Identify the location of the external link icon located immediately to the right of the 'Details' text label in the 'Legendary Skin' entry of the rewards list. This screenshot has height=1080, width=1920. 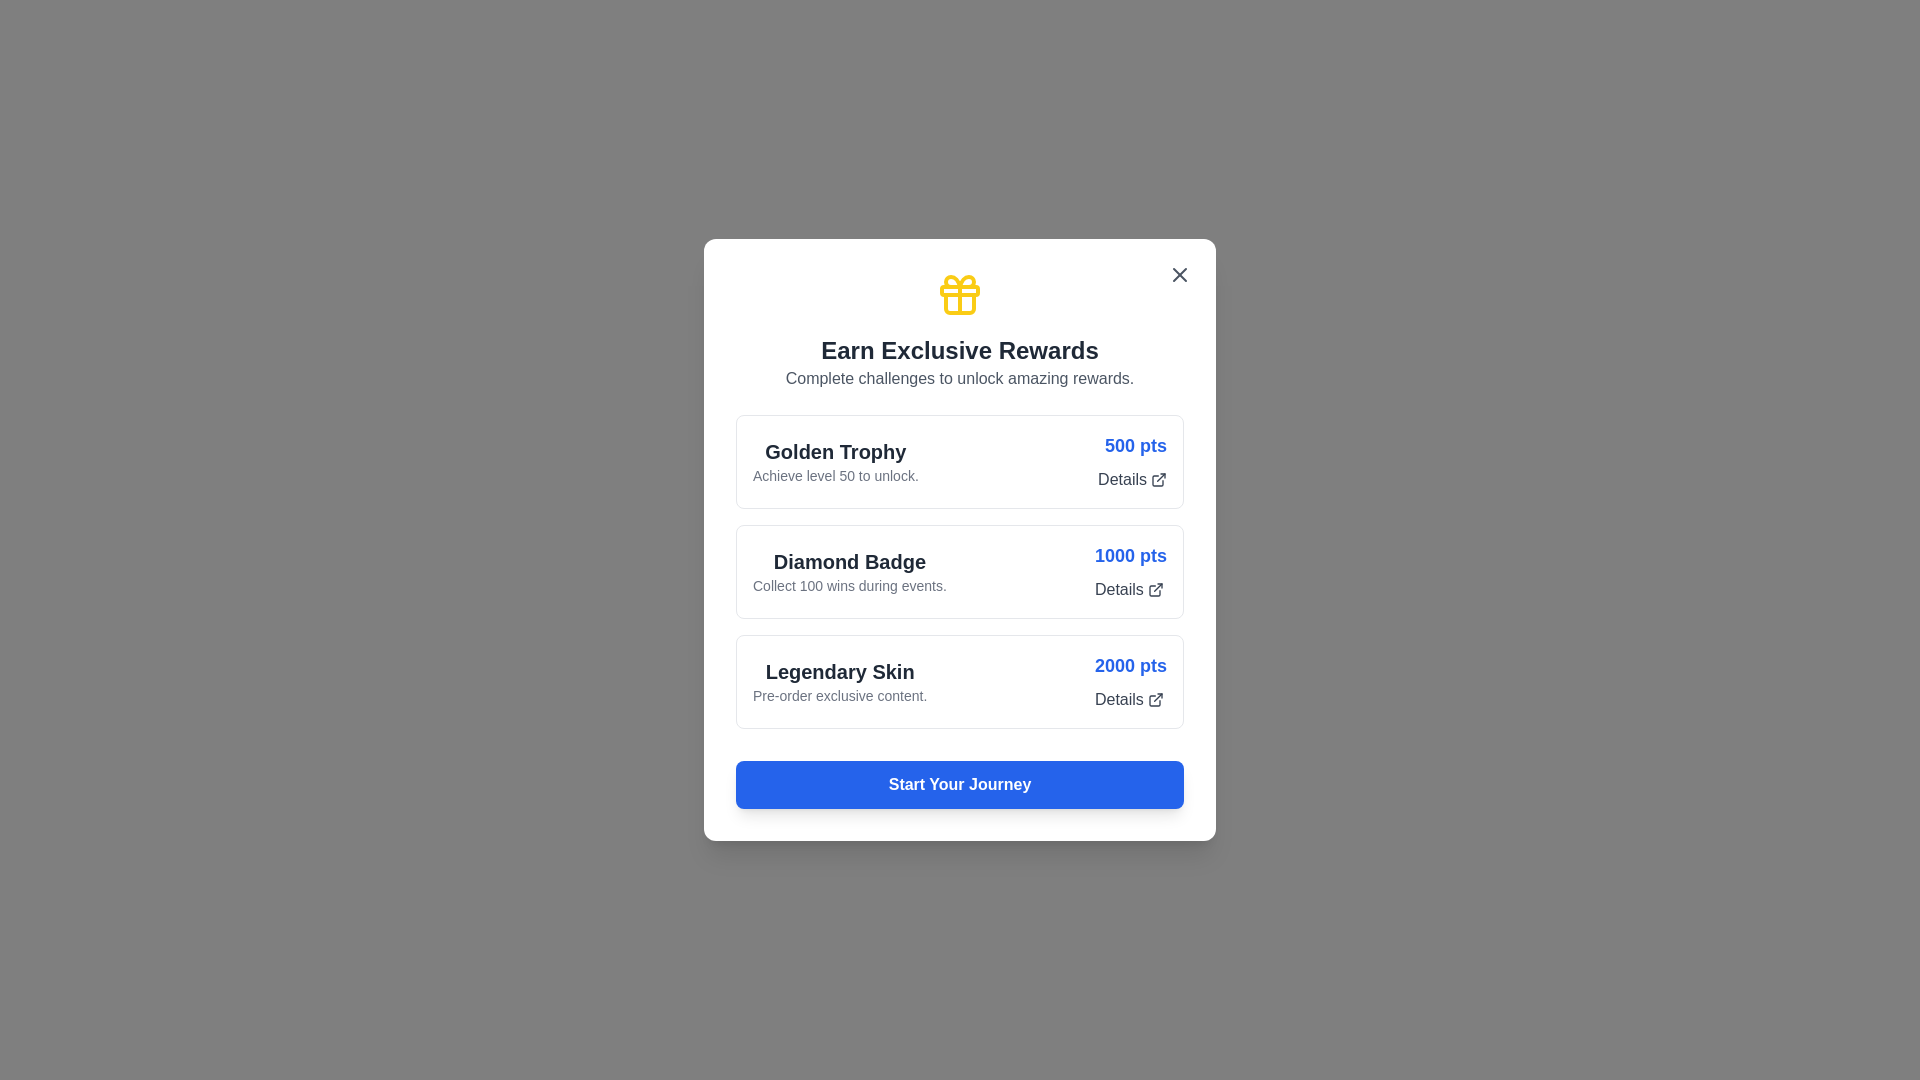
(1155, 698).